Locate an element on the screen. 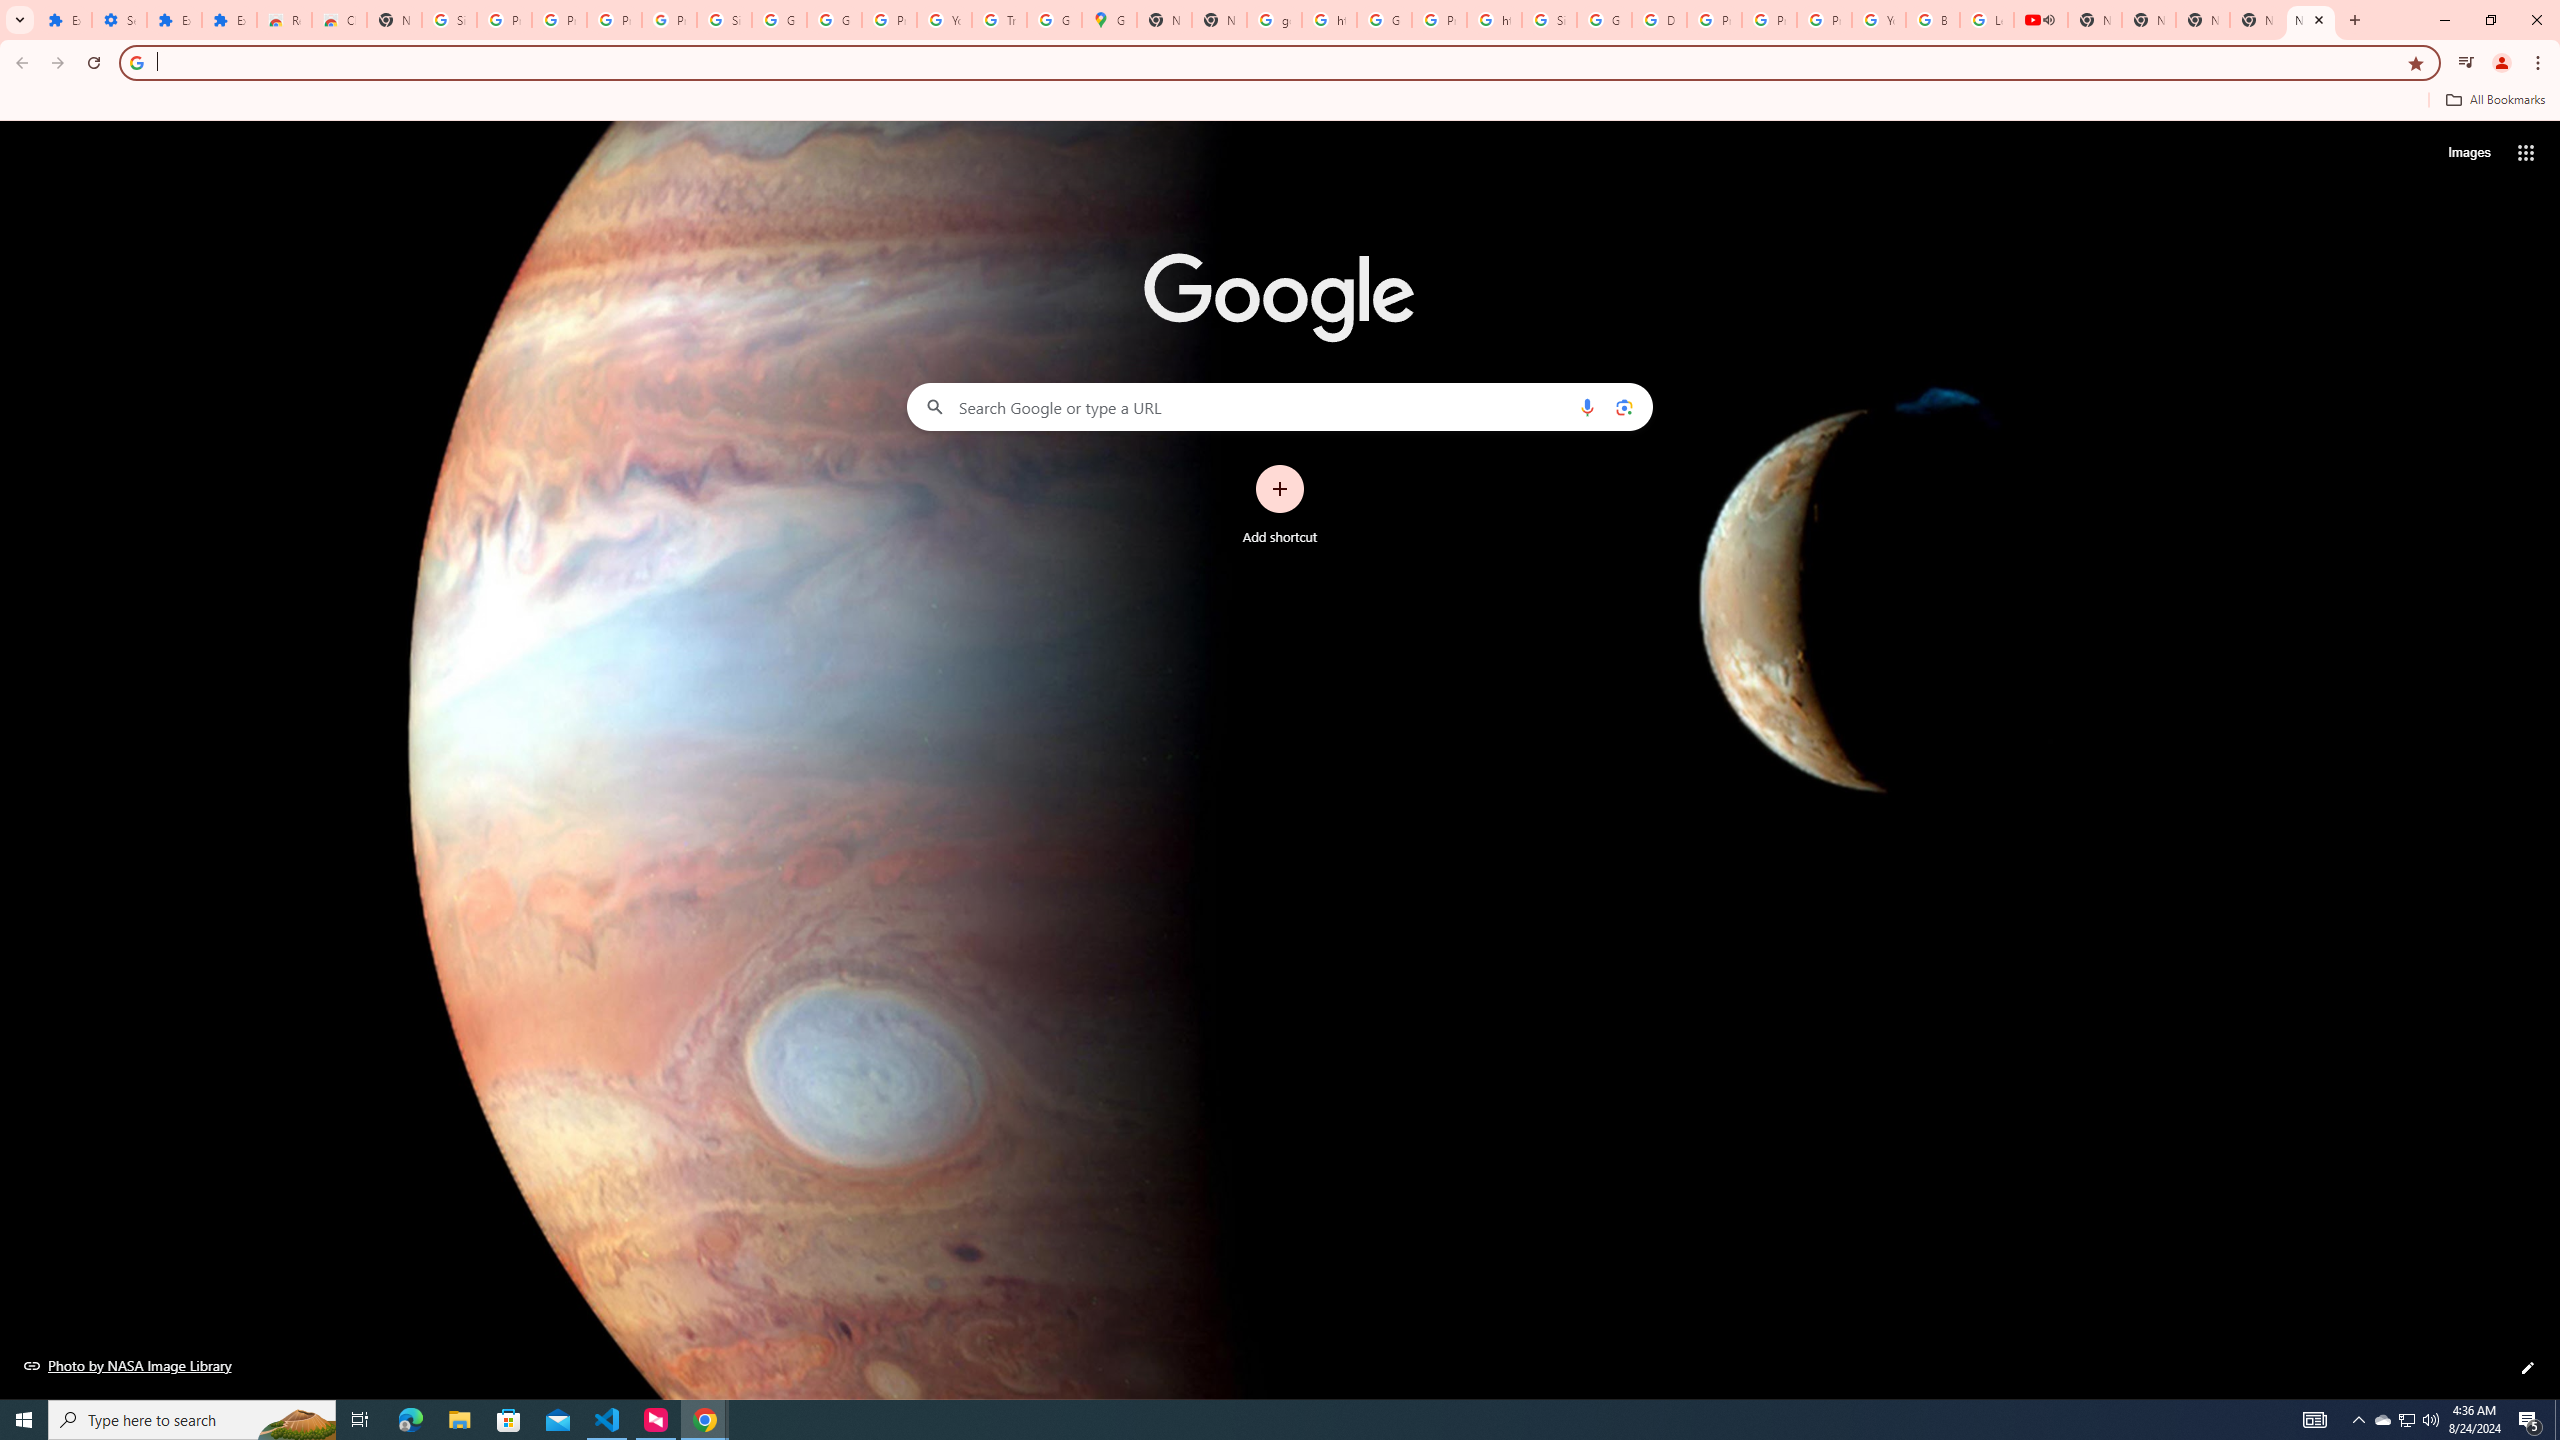 The width and height of the screenshot is (2560, 1440). 'Extensions' is located at coordinates (228, 19).